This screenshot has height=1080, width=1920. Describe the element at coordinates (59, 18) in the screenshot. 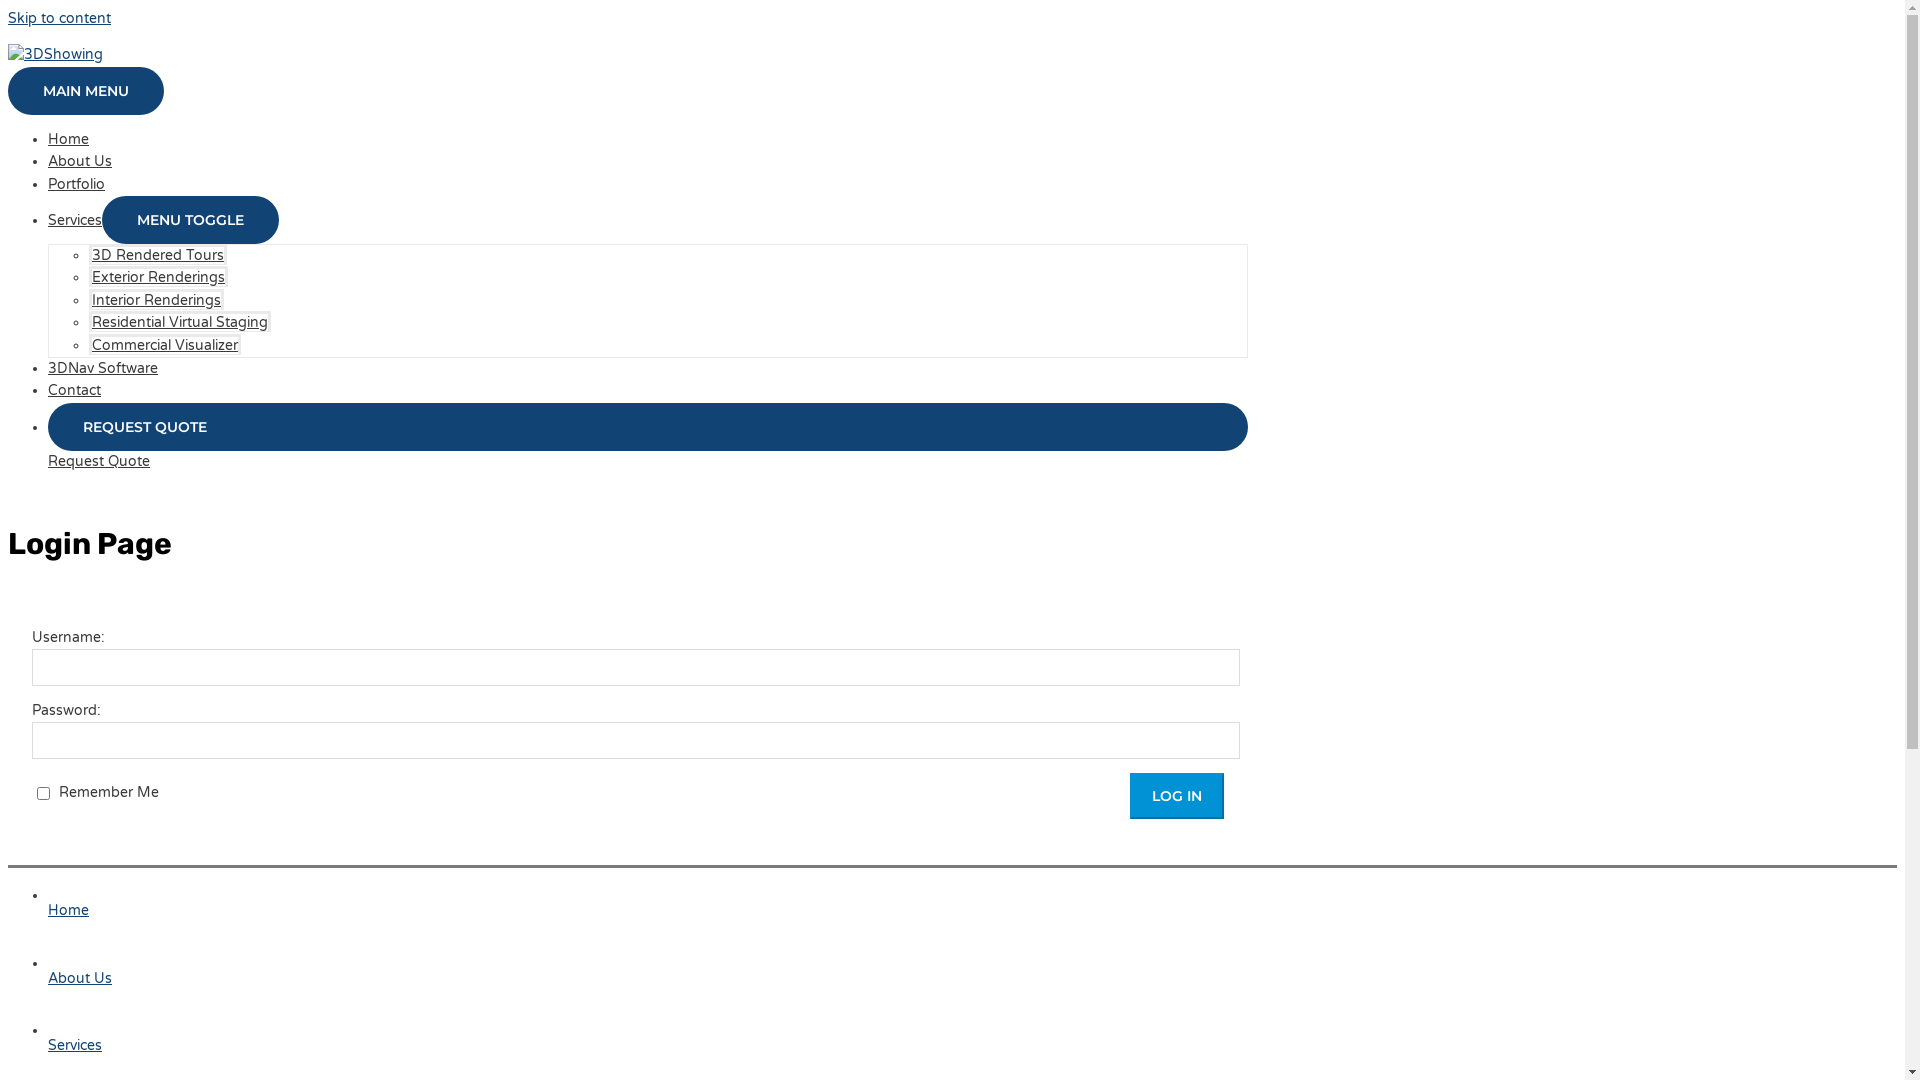

I see `'Skip to content'` at that location.